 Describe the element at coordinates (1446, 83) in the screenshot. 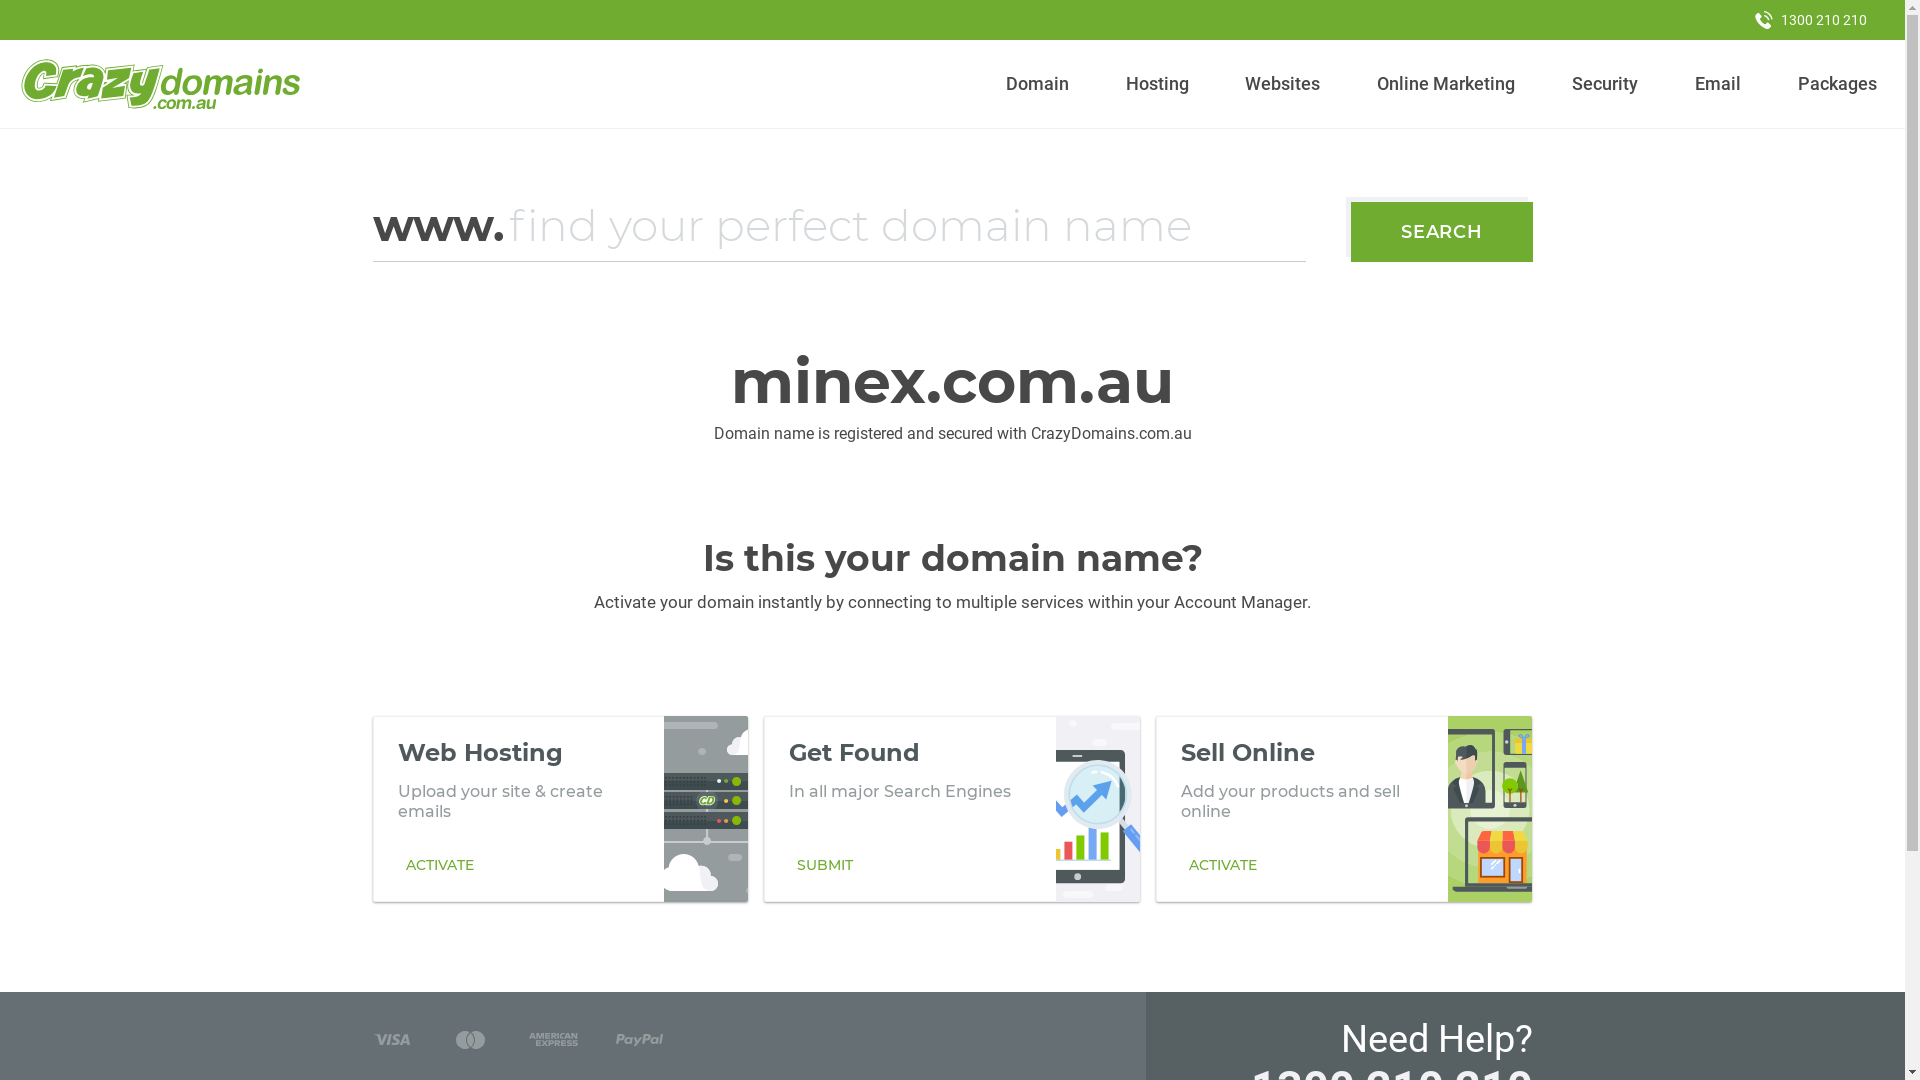

I see `'Online Marketing'` at that location.